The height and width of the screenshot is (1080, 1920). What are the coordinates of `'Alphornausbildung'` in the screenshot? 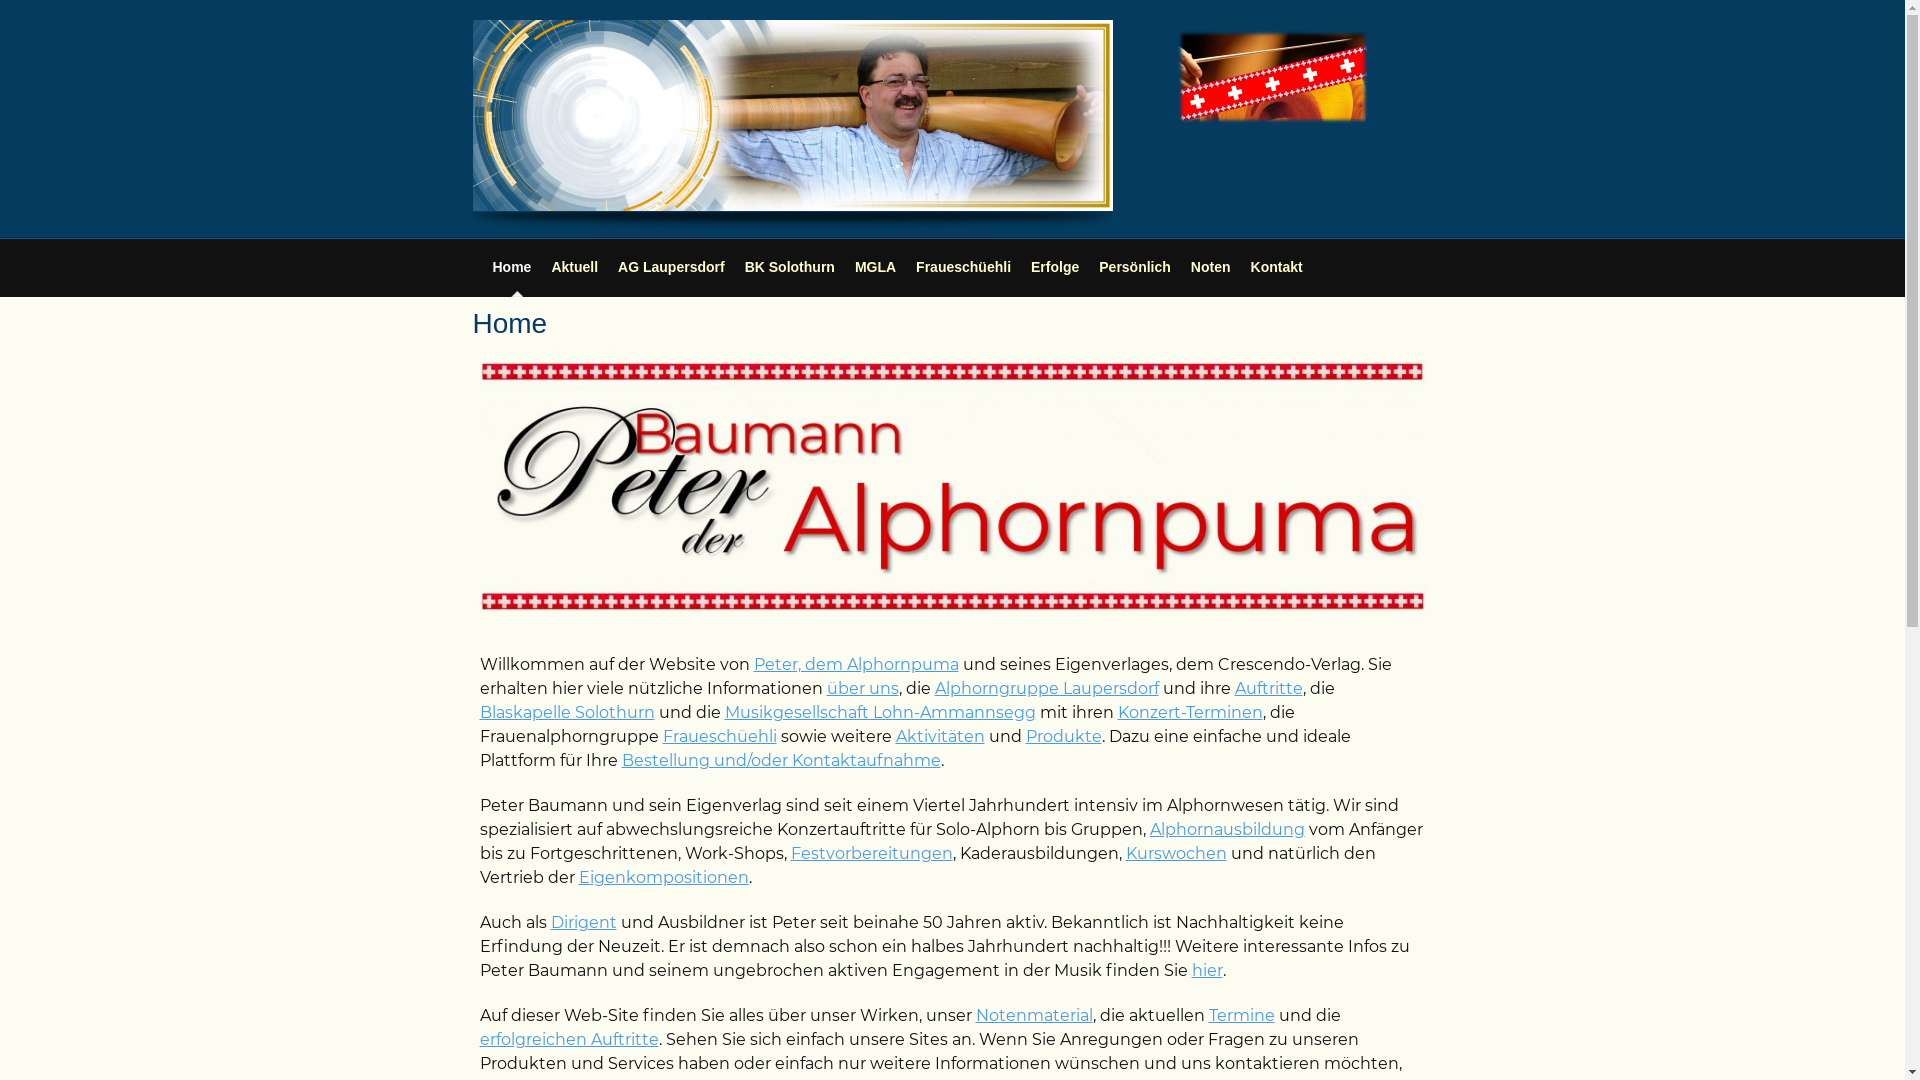 It's located at (1226, 829).